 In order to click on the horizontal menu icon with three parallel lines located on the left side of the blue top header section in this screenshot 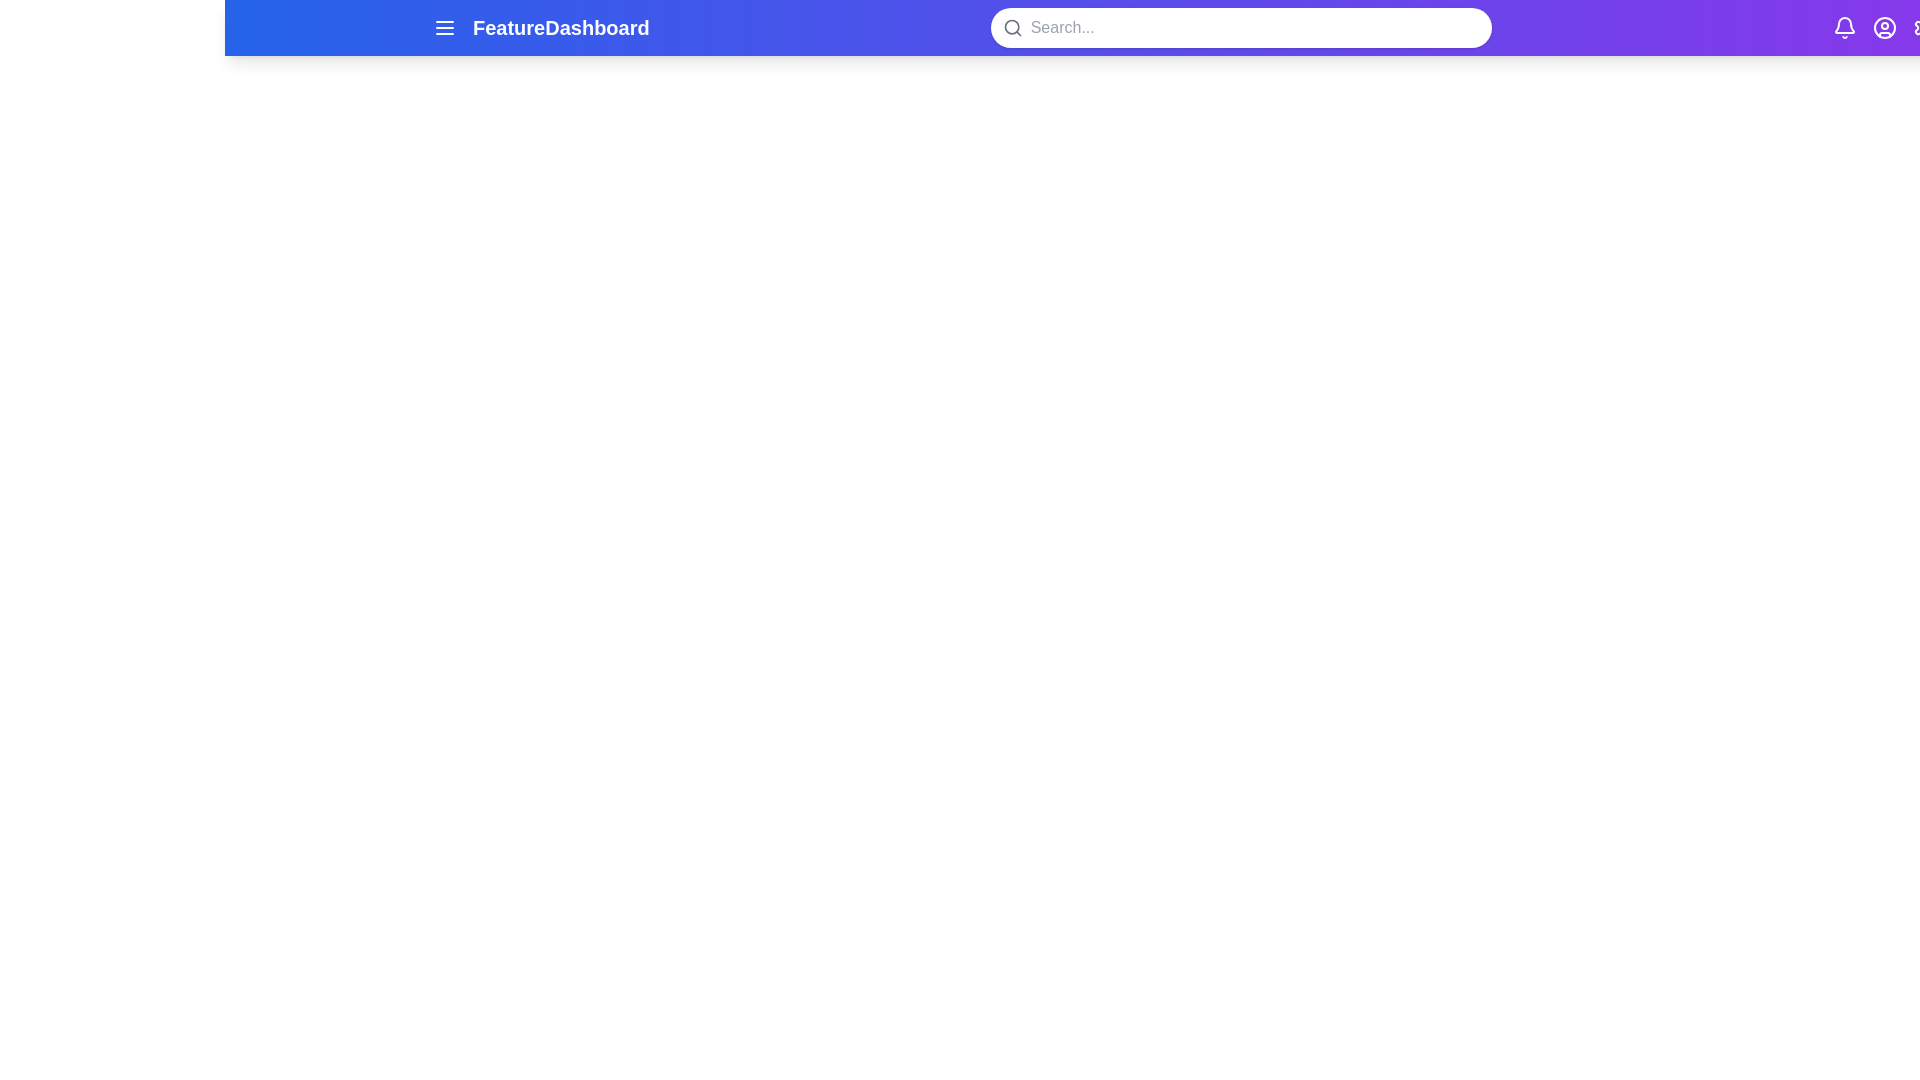, I will do `click(444, 27)`.